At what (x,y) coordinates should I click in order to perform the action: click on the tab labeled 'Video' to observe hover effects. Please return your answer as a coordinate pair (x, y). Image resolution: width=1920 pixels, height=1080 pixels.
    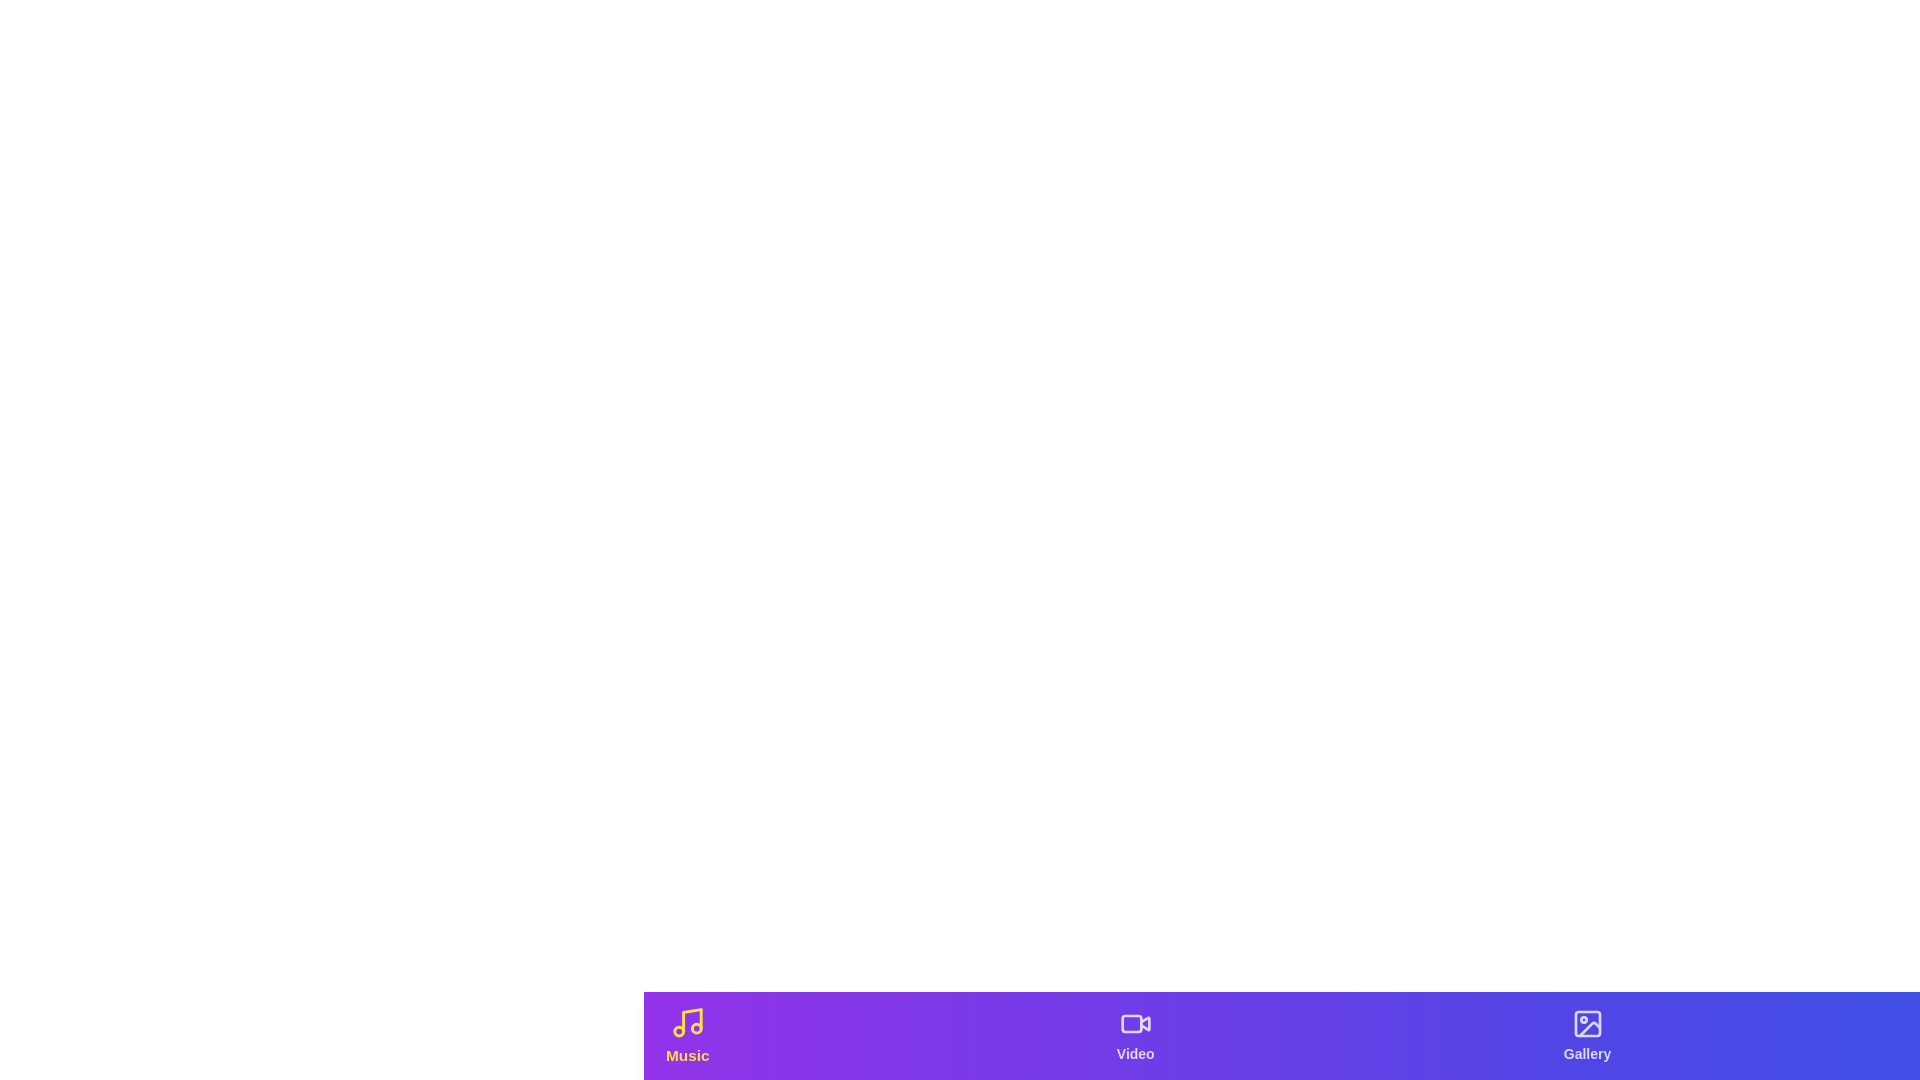
    Looking at the image, I should click on (1135, 1035).